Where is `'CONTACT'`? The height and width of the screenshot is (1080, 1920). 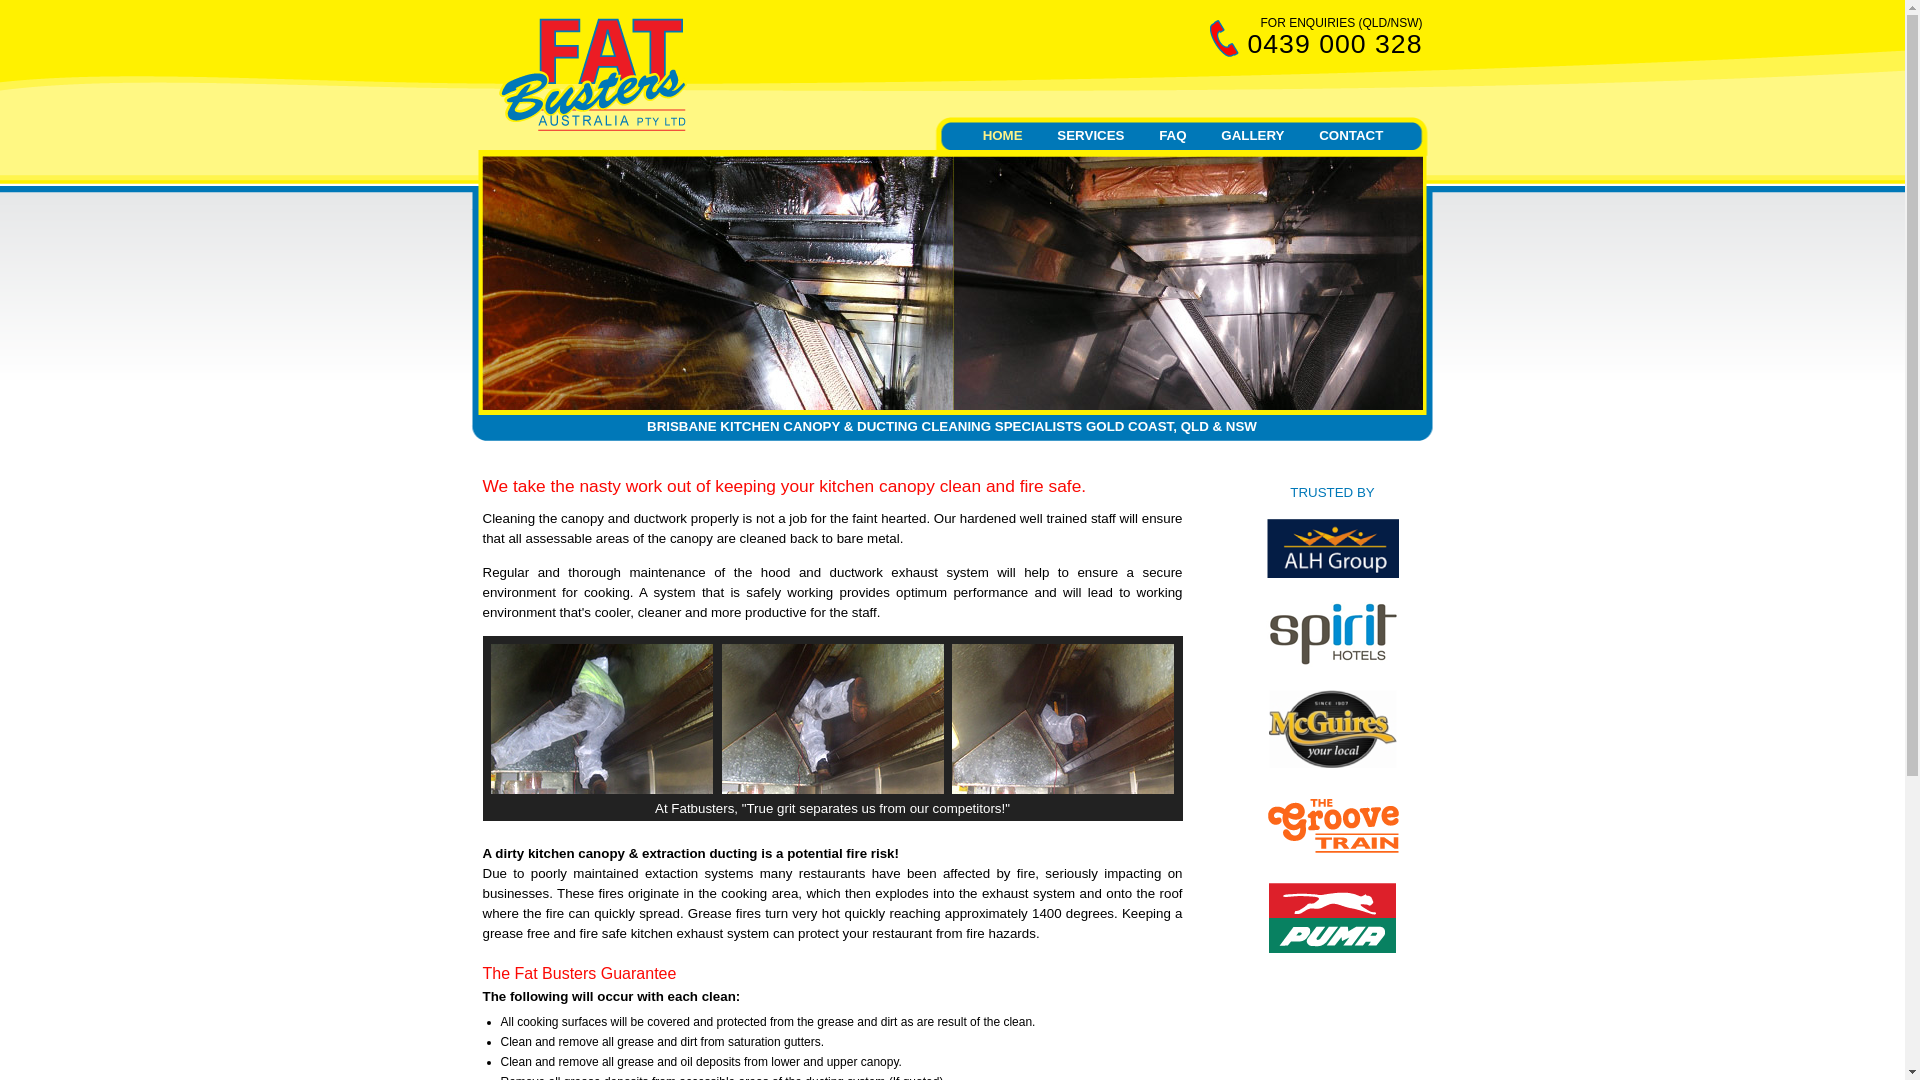
'CONTACT' is located at coordinates (1350, 135).